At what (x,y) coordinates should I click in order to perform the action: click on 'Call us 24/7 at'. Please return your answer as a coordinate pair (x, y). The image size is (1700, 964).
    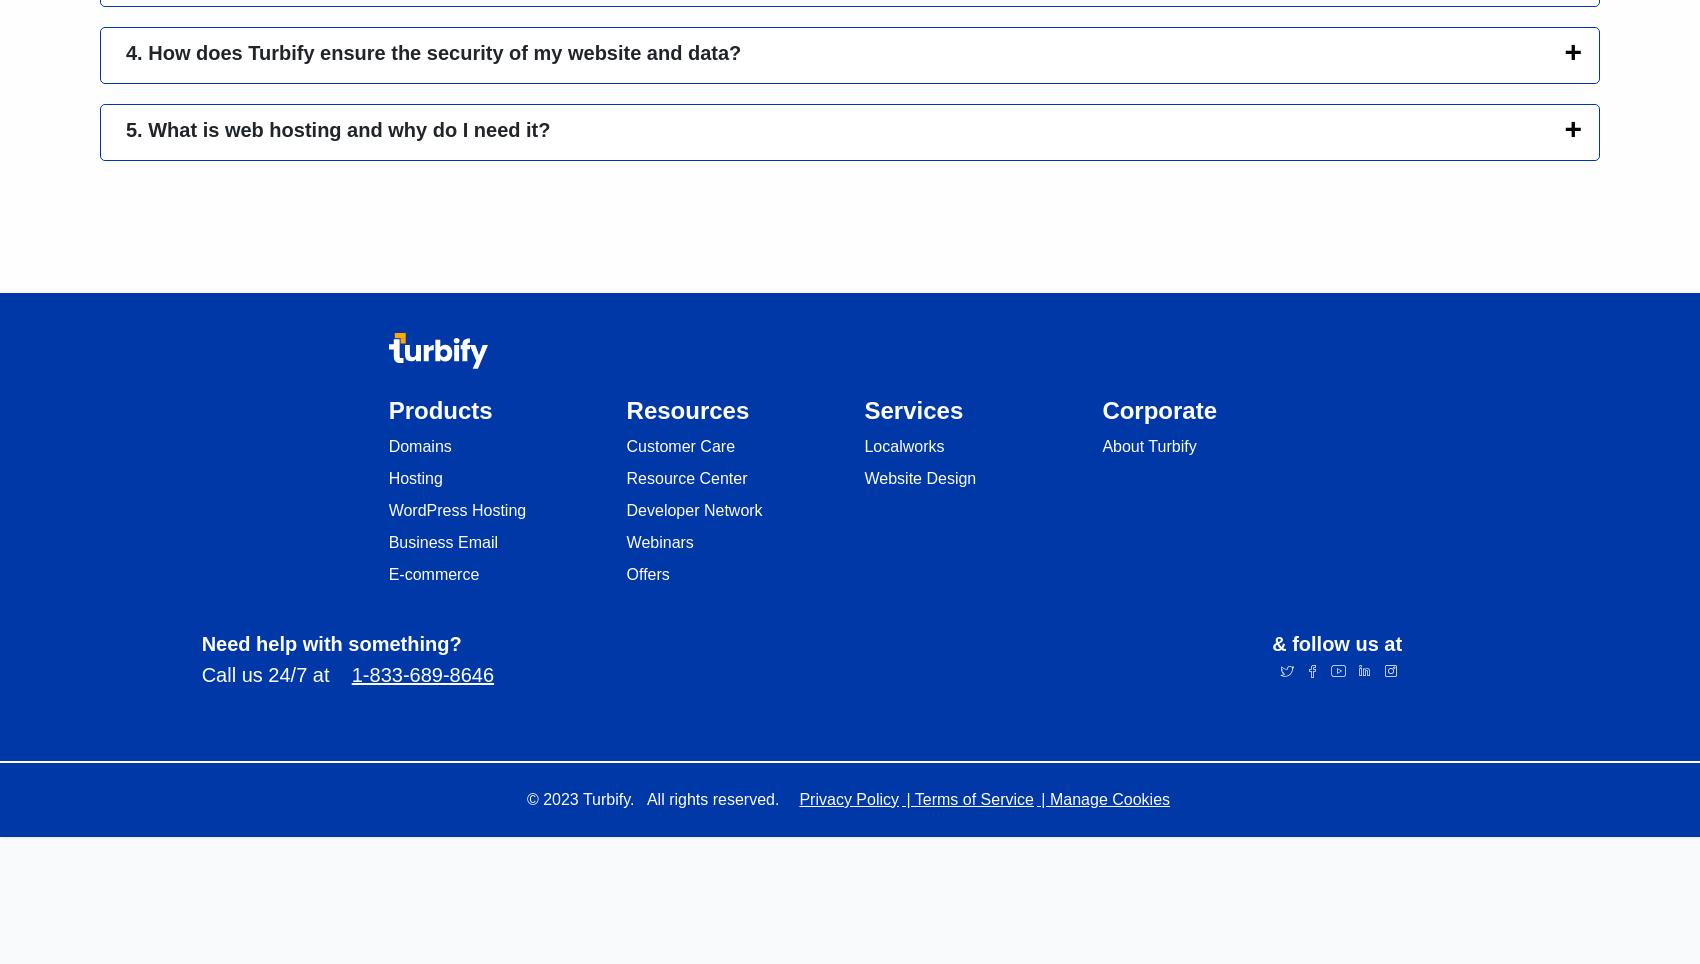
    Looking at the image, I should click on (276, 673).